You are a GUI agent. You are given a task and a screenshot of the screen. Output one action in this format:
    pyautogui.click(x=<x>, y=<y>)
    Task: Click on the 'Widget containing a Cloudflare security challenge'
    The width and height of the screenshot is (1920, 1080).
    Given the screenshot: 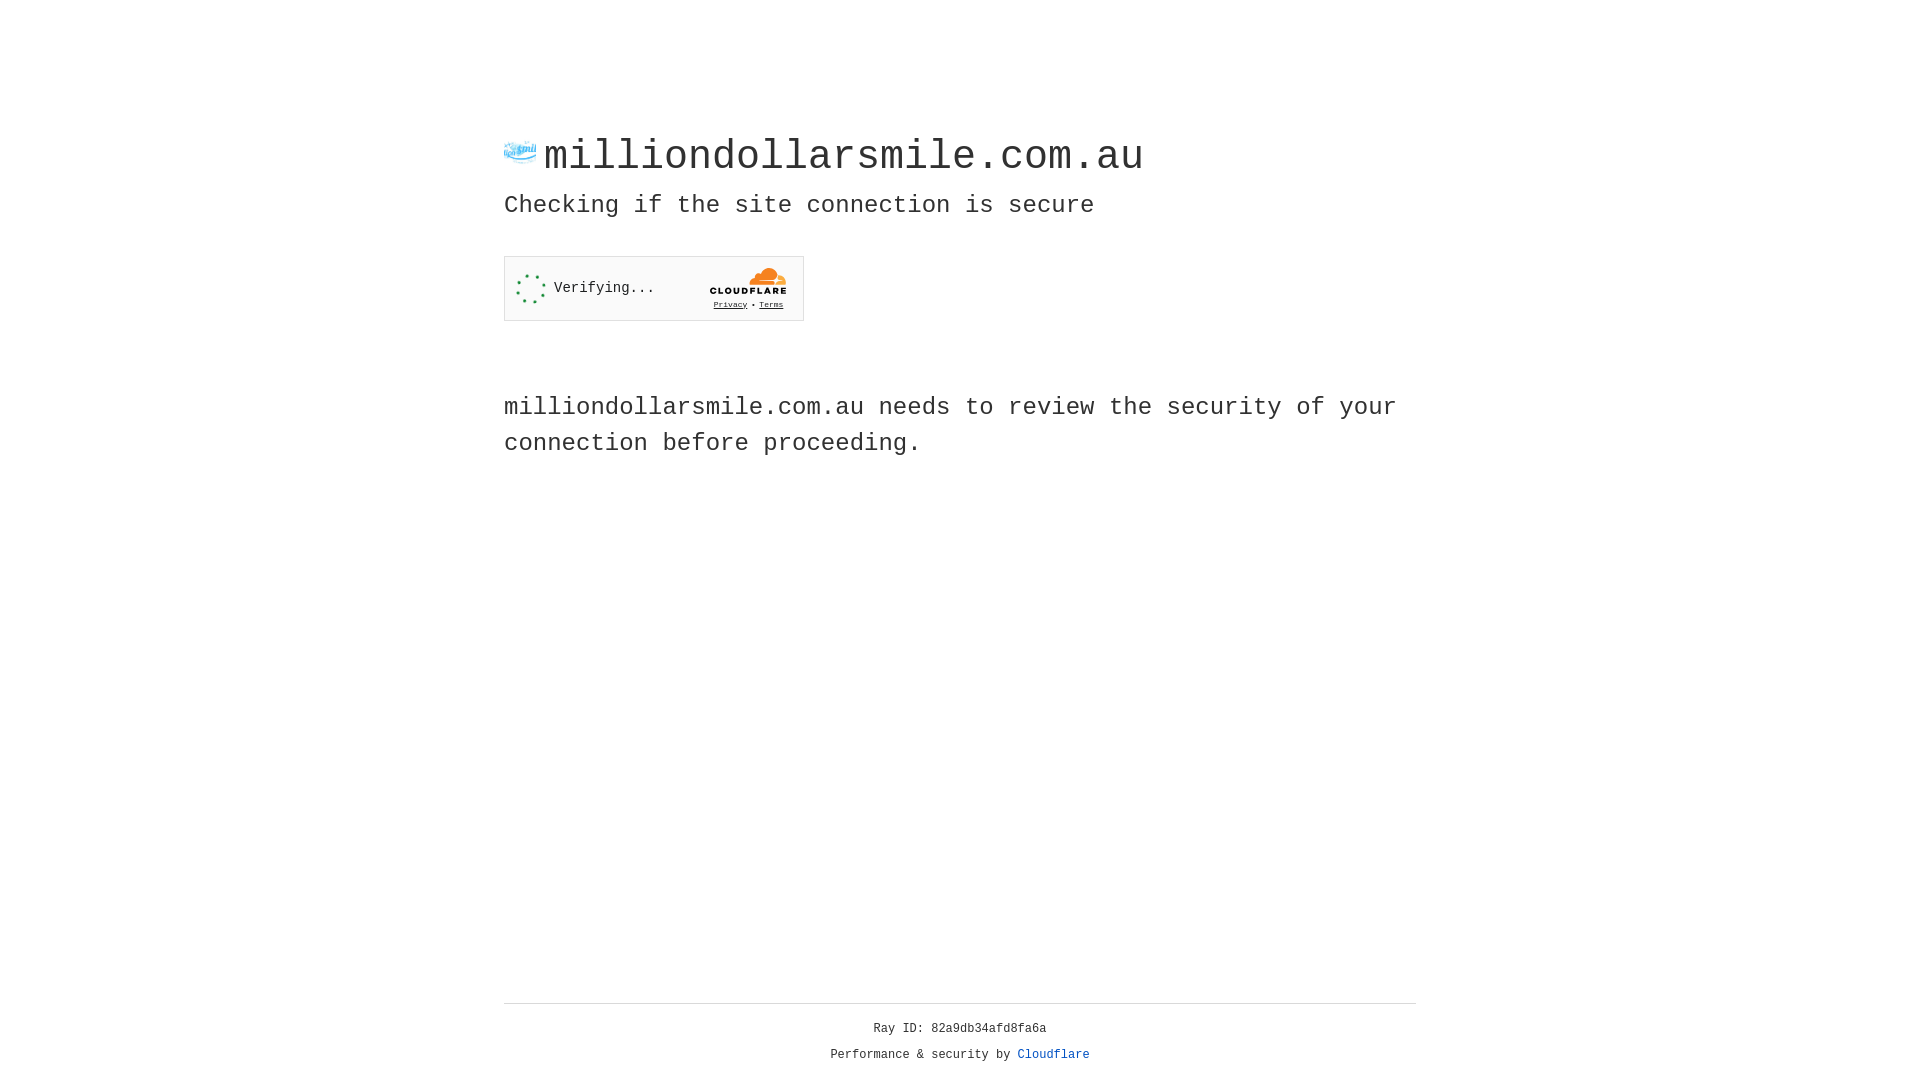 What is the action you would take?
    pyautogui.click(x=653, y=288)
    